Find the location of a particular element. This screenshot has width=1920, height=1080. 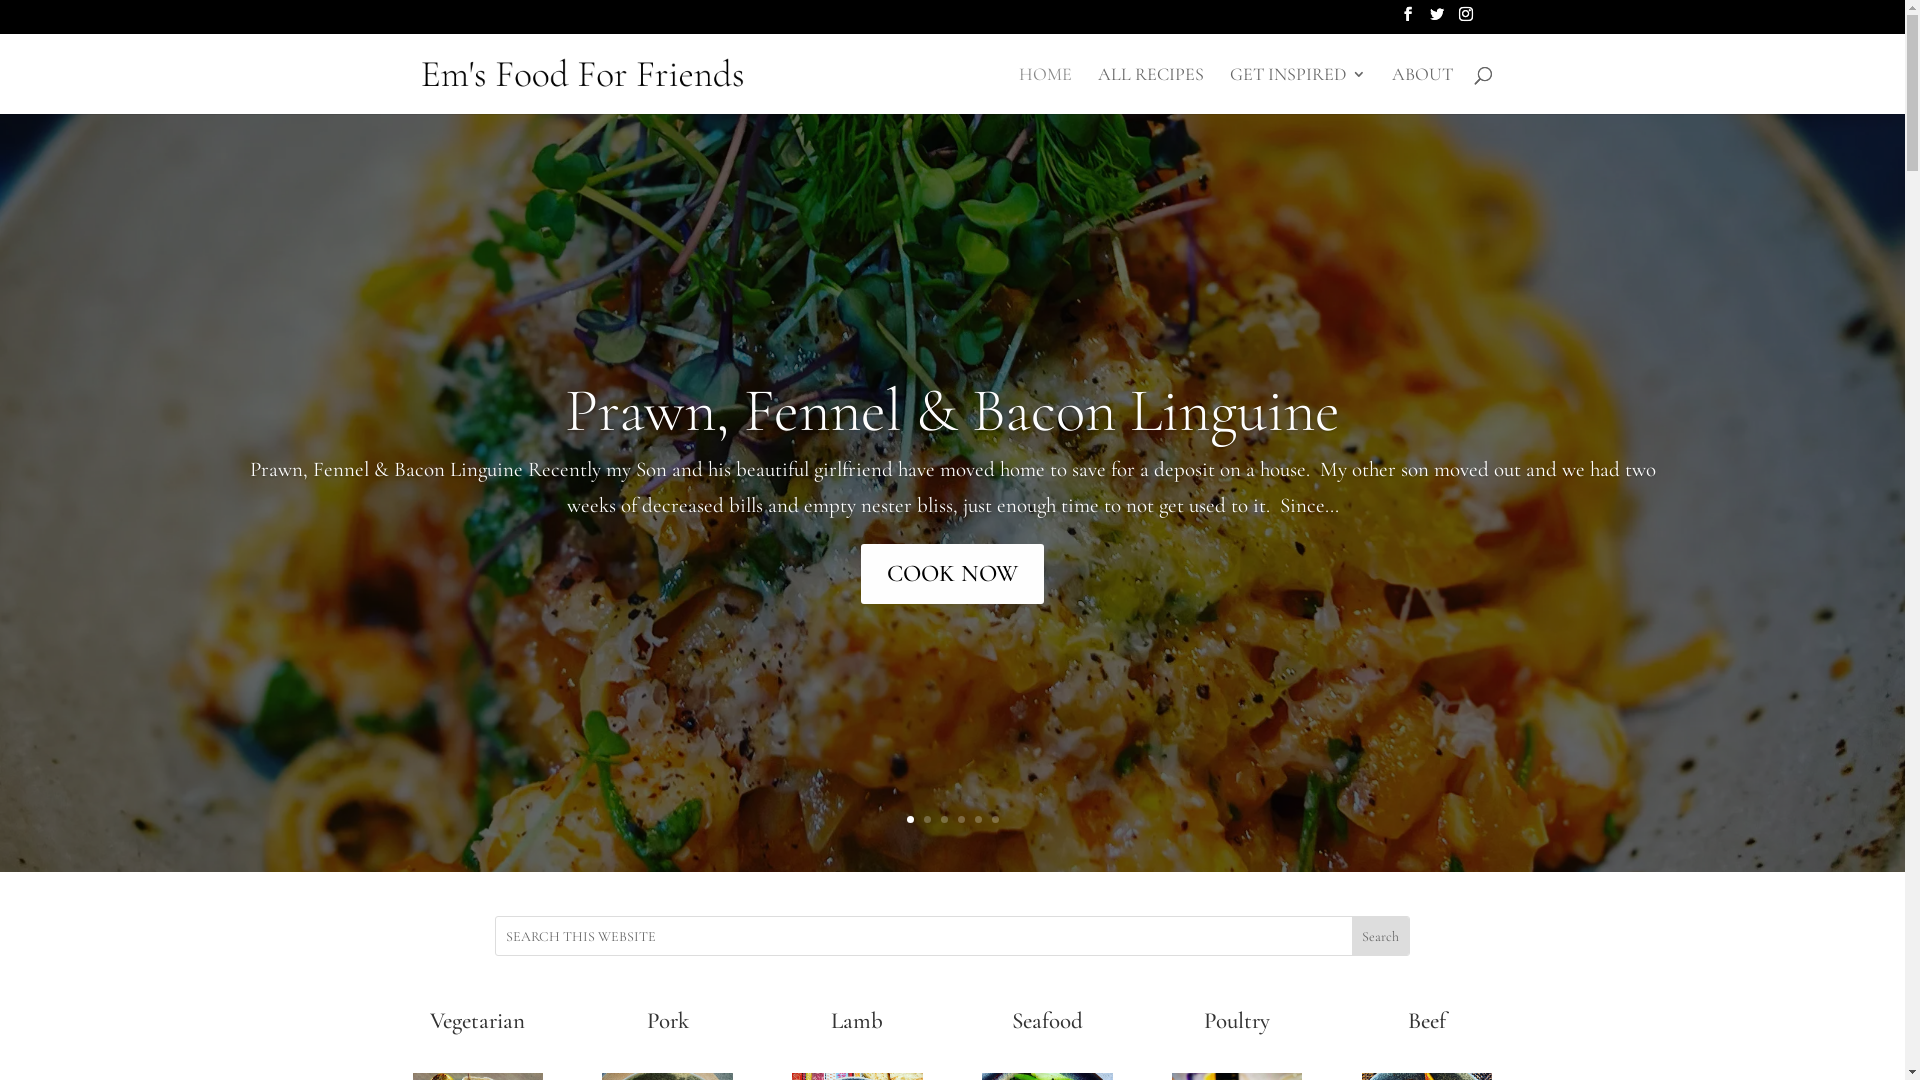

'ABOUT' is located at coordinates (1421, 88).